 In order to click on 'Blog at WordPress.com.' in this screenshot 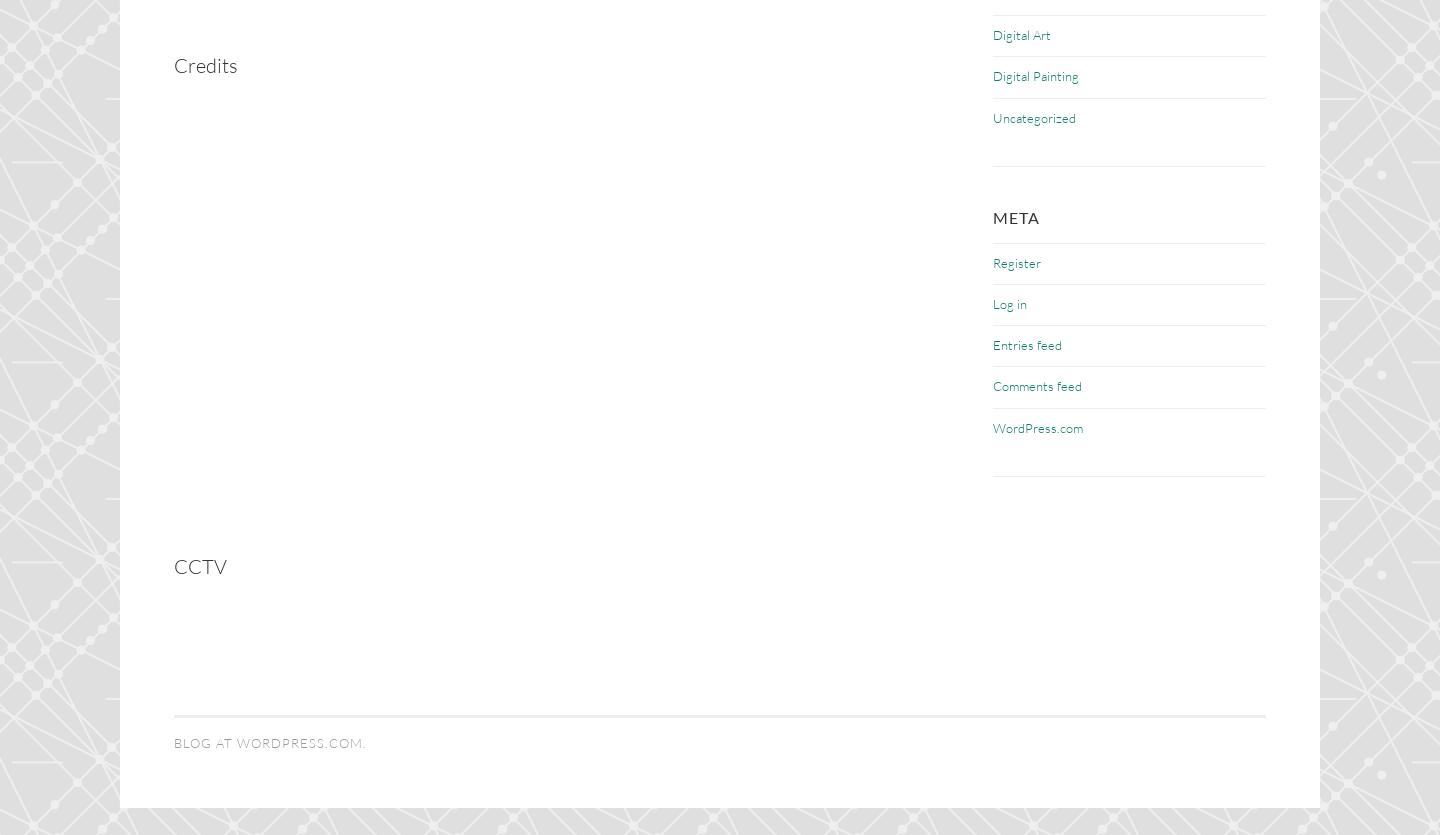, I will do `click(269, 741)`.